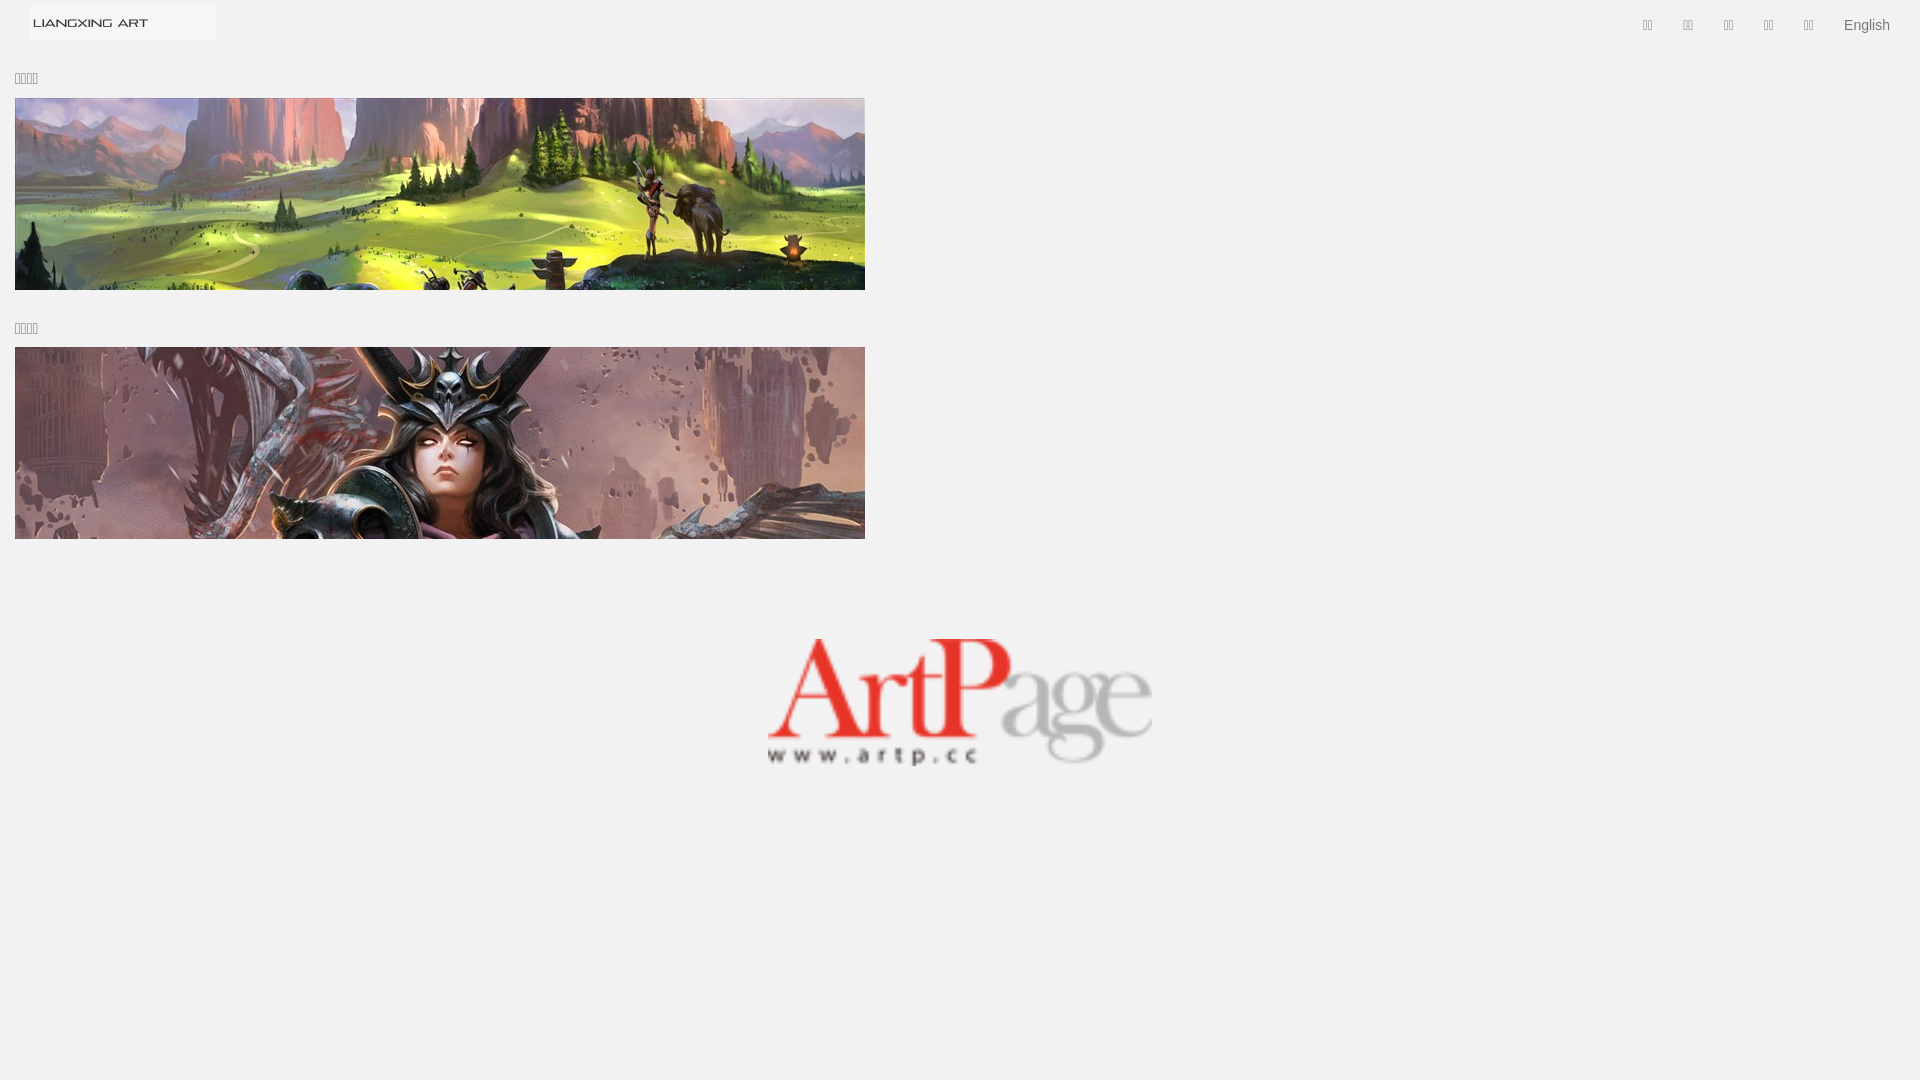 The height and width of the screenshot is (1080, 1920). What do you see at coordinates (1866, 24) in the screenshot?
I see `'English'` at bounding box center [1866, 24].